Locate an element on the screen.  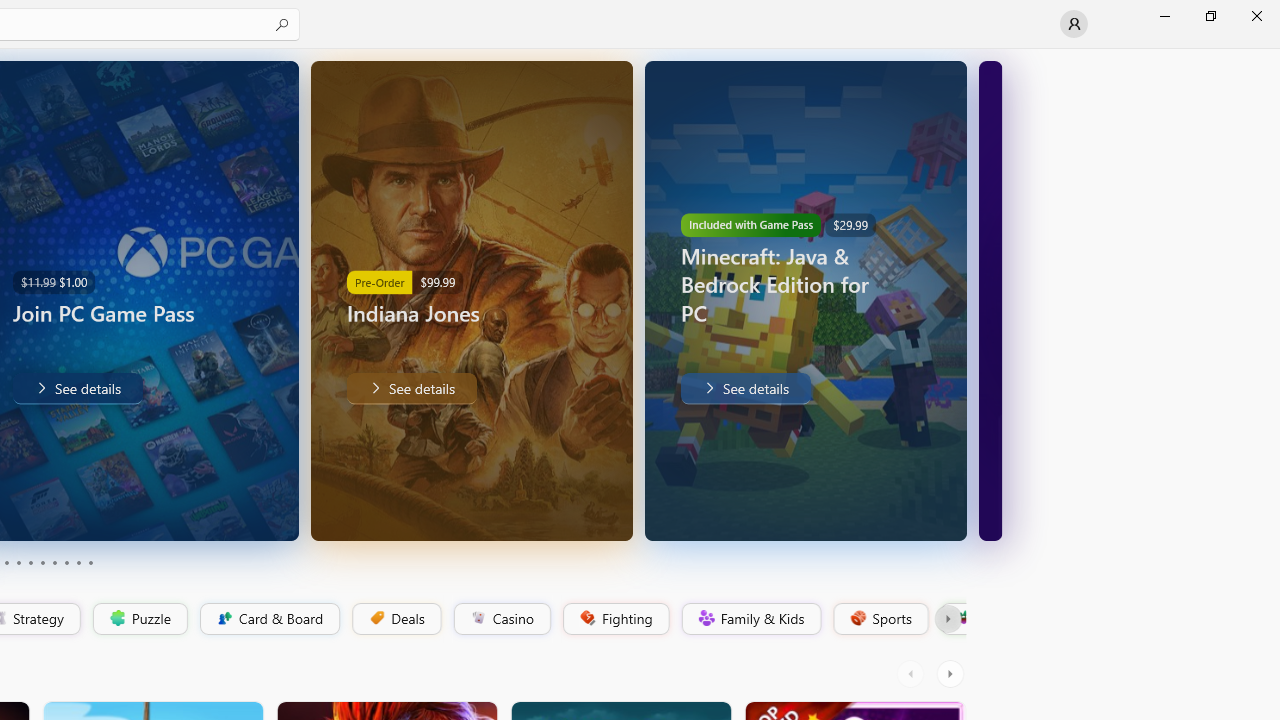
'Fighting' is located at coordinates (614, 618).